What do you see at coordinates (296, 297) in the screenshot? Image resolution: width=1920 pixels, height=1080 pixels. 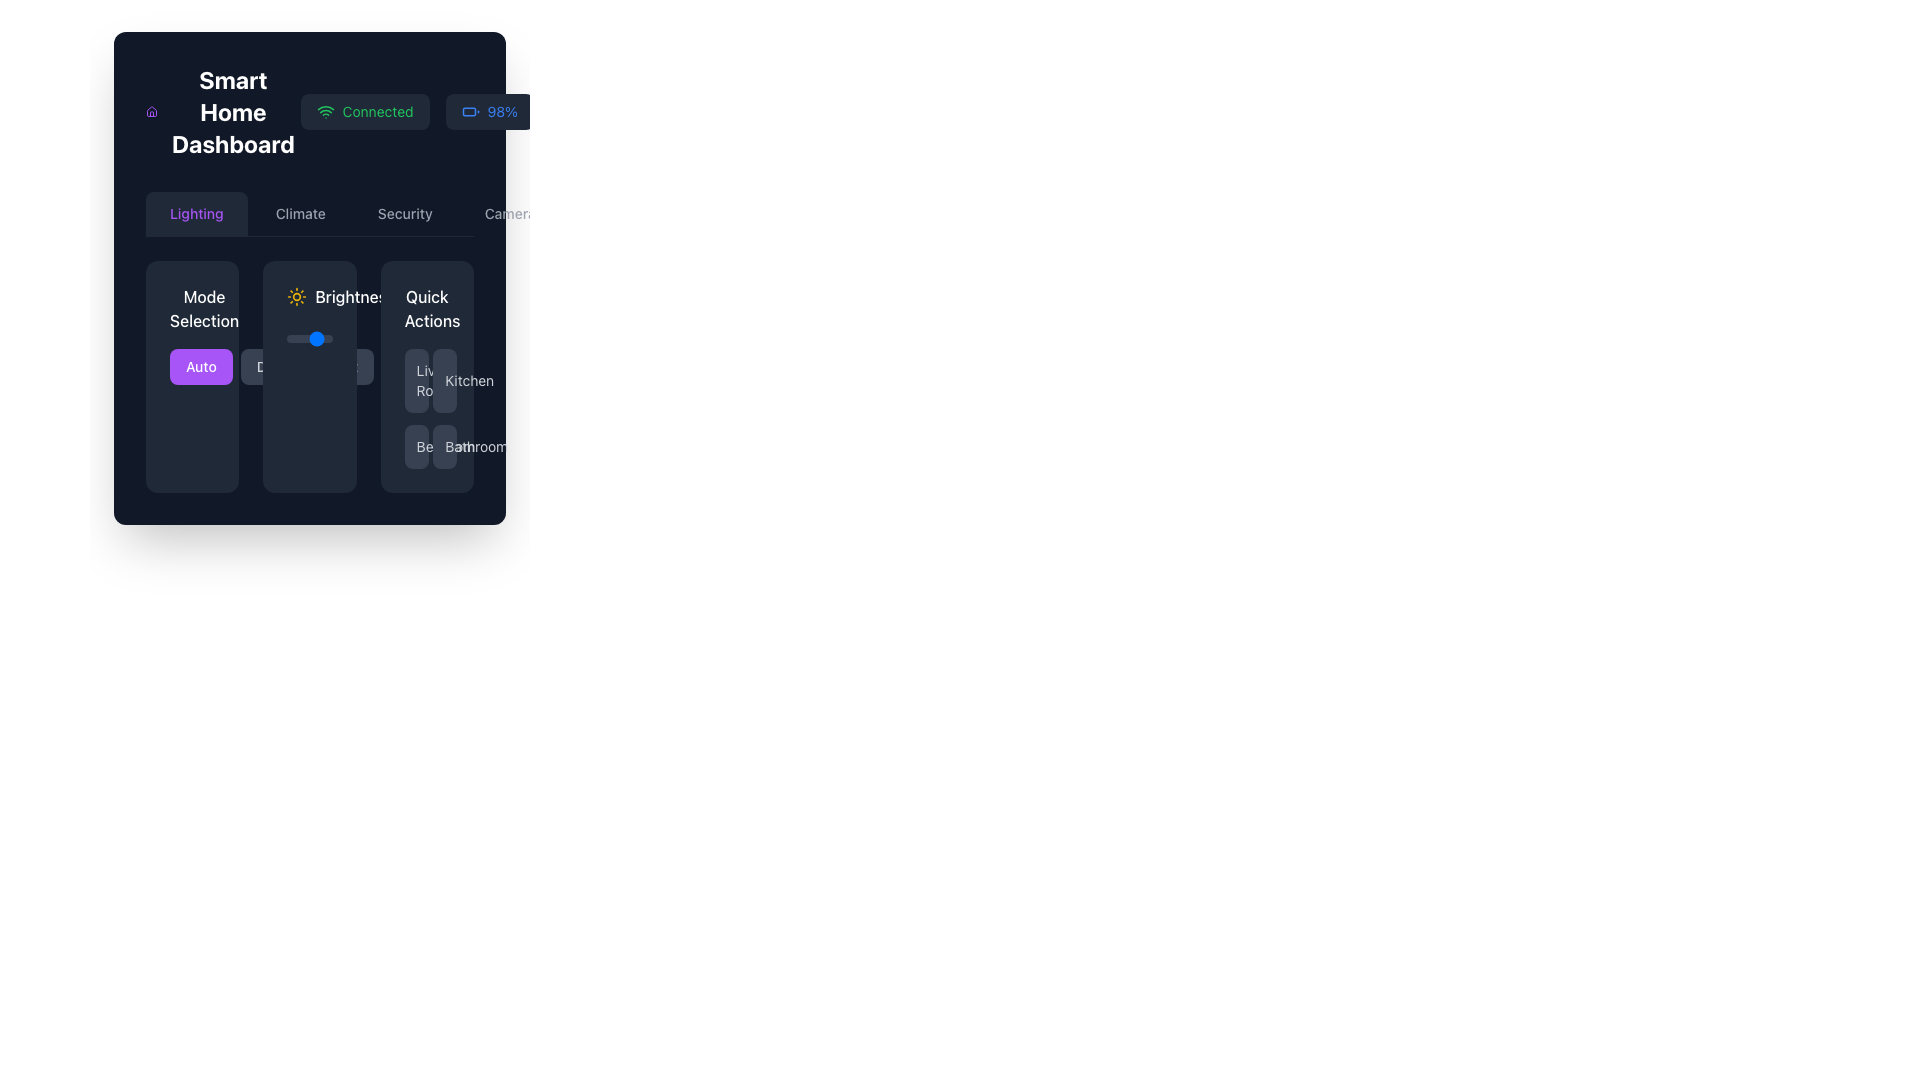 I see `the brightness indicator by clicking on the brightness icon located at the top-left corner of the 'Brightness' card in the 'Lighting' section of the dashboard` at bounding box center [296, 297].